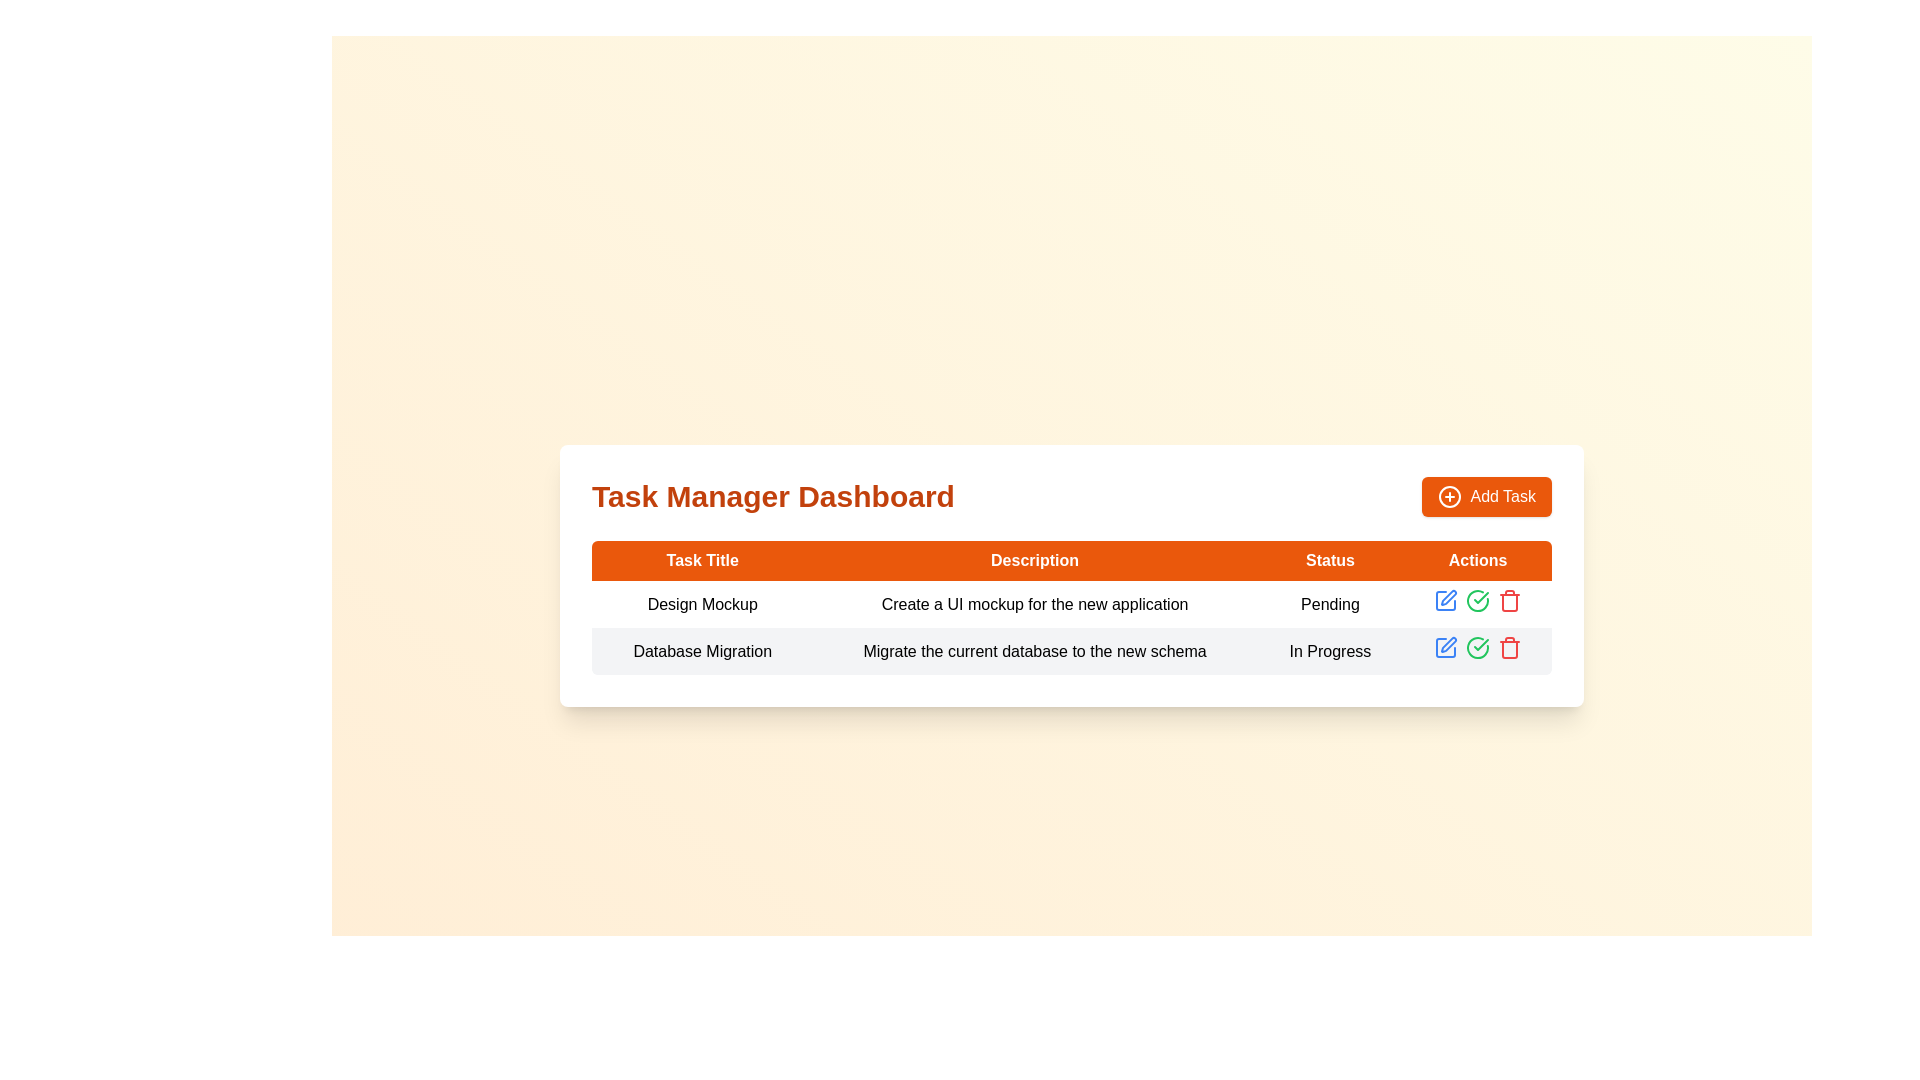 The image size is (1920, 1080). Describe the element at coordinates (1481, 596) in the screenshot. I see `the green checkmark icon in the 'Actions' column of the second row of the table` at that location.